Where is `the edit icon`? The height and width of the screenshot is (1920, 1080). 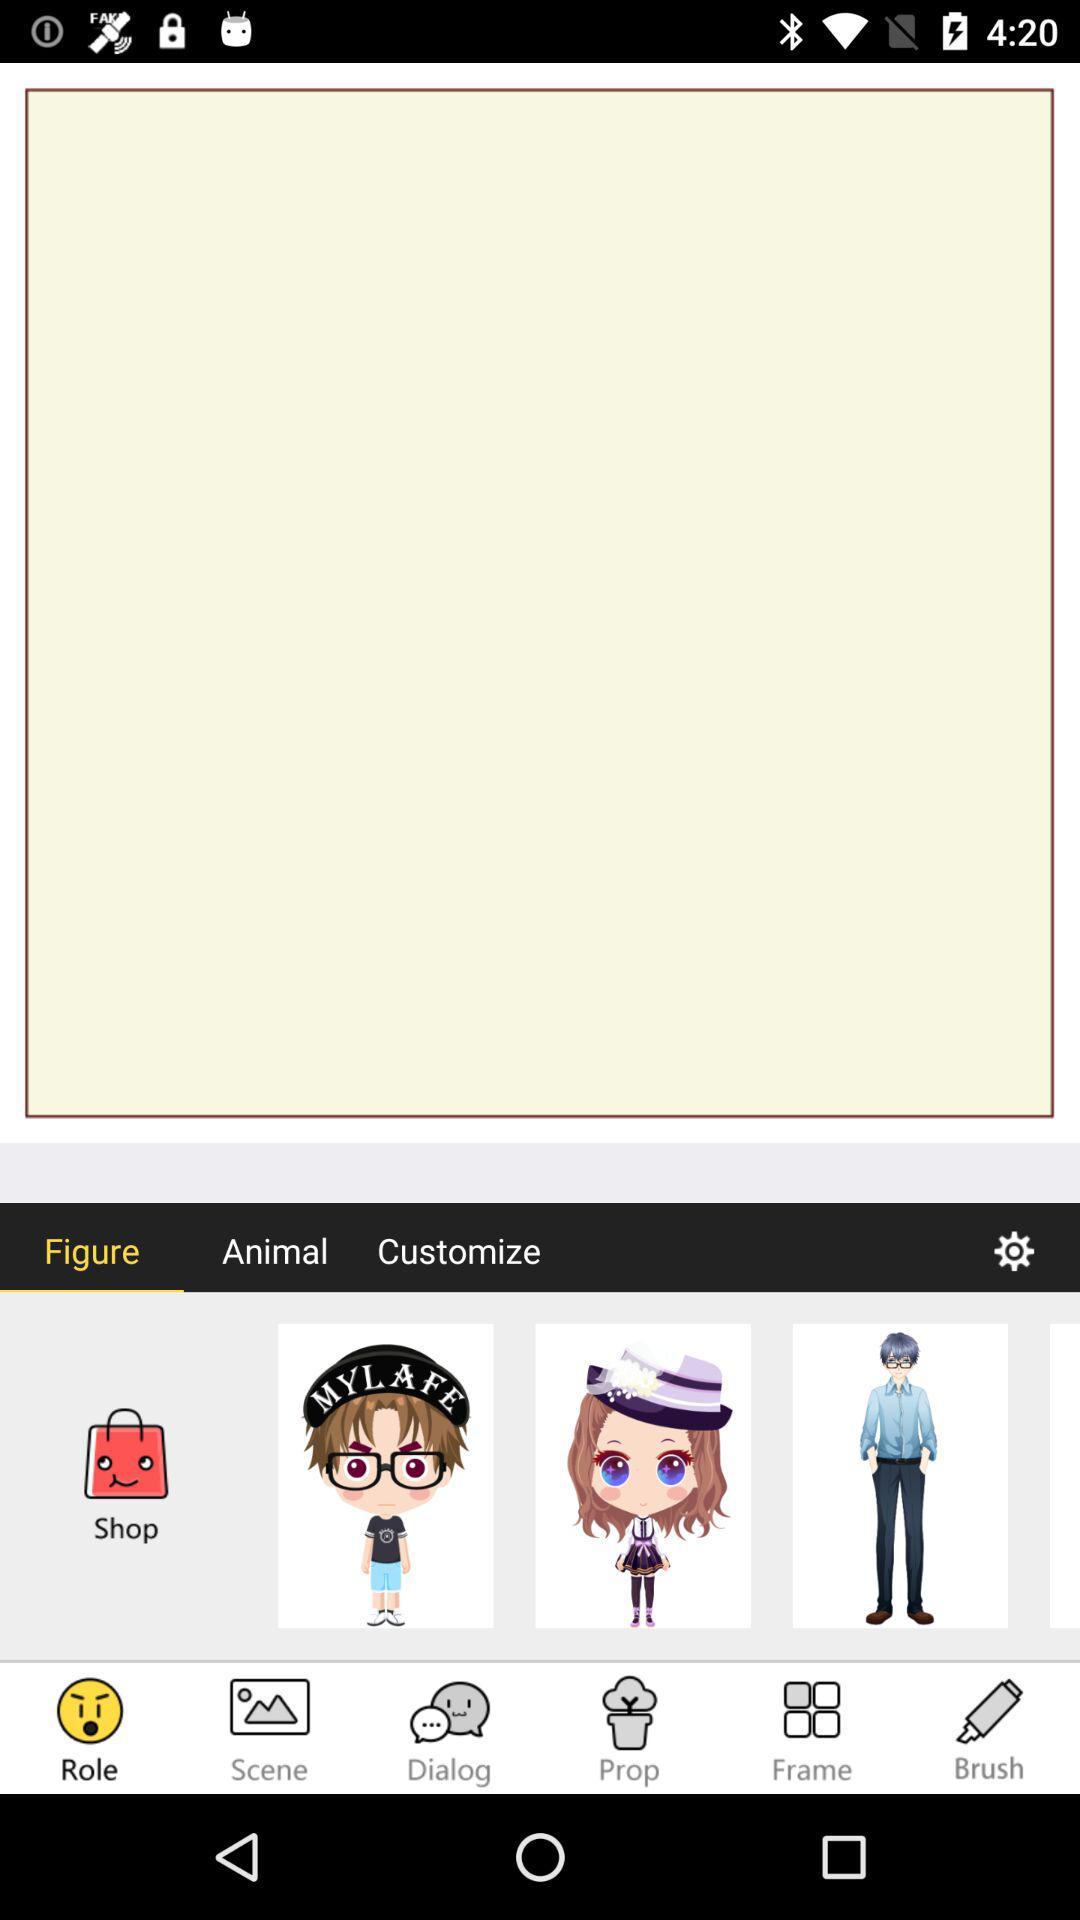 the edit icon is located at coordinates (990, 1730).